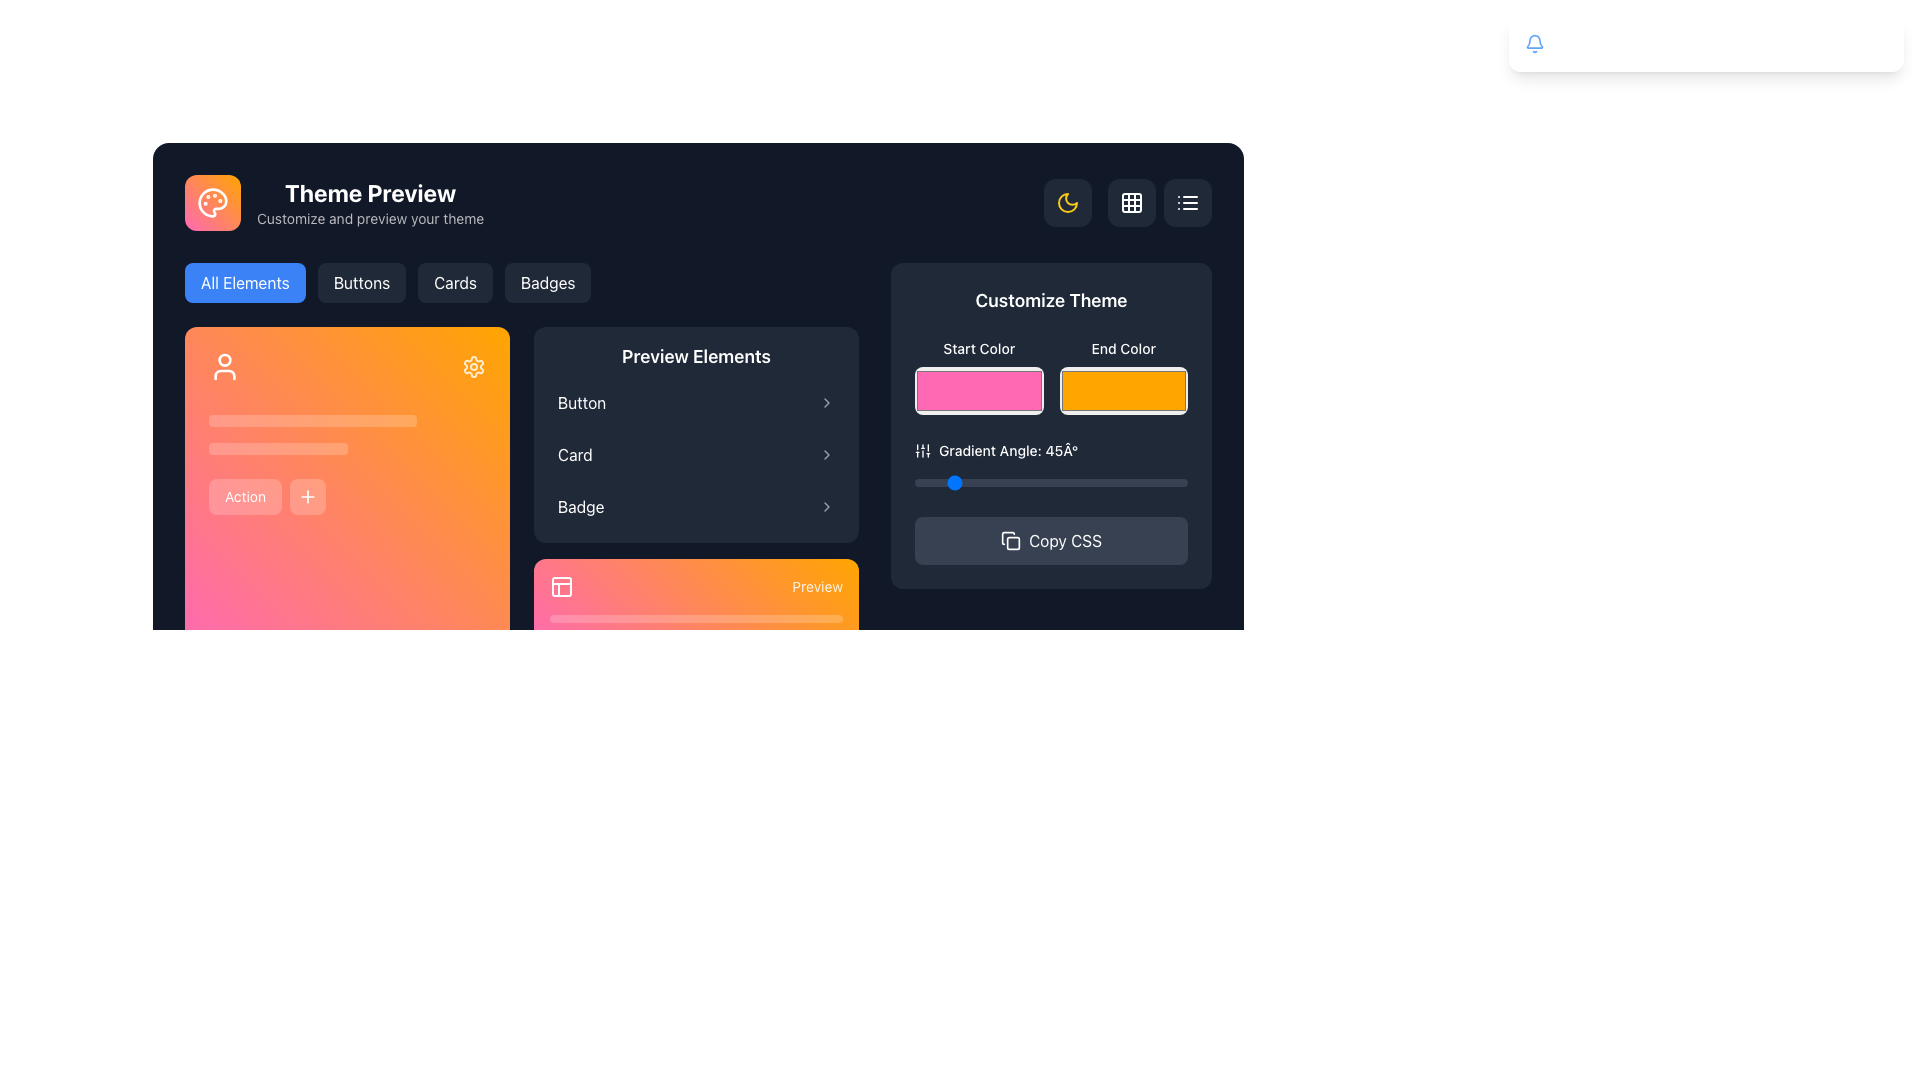  Describe the element at coordinates (1050, 451) in the screenshot. I see `the text label displaying 'Gradient Angle: 45°'` at that location.